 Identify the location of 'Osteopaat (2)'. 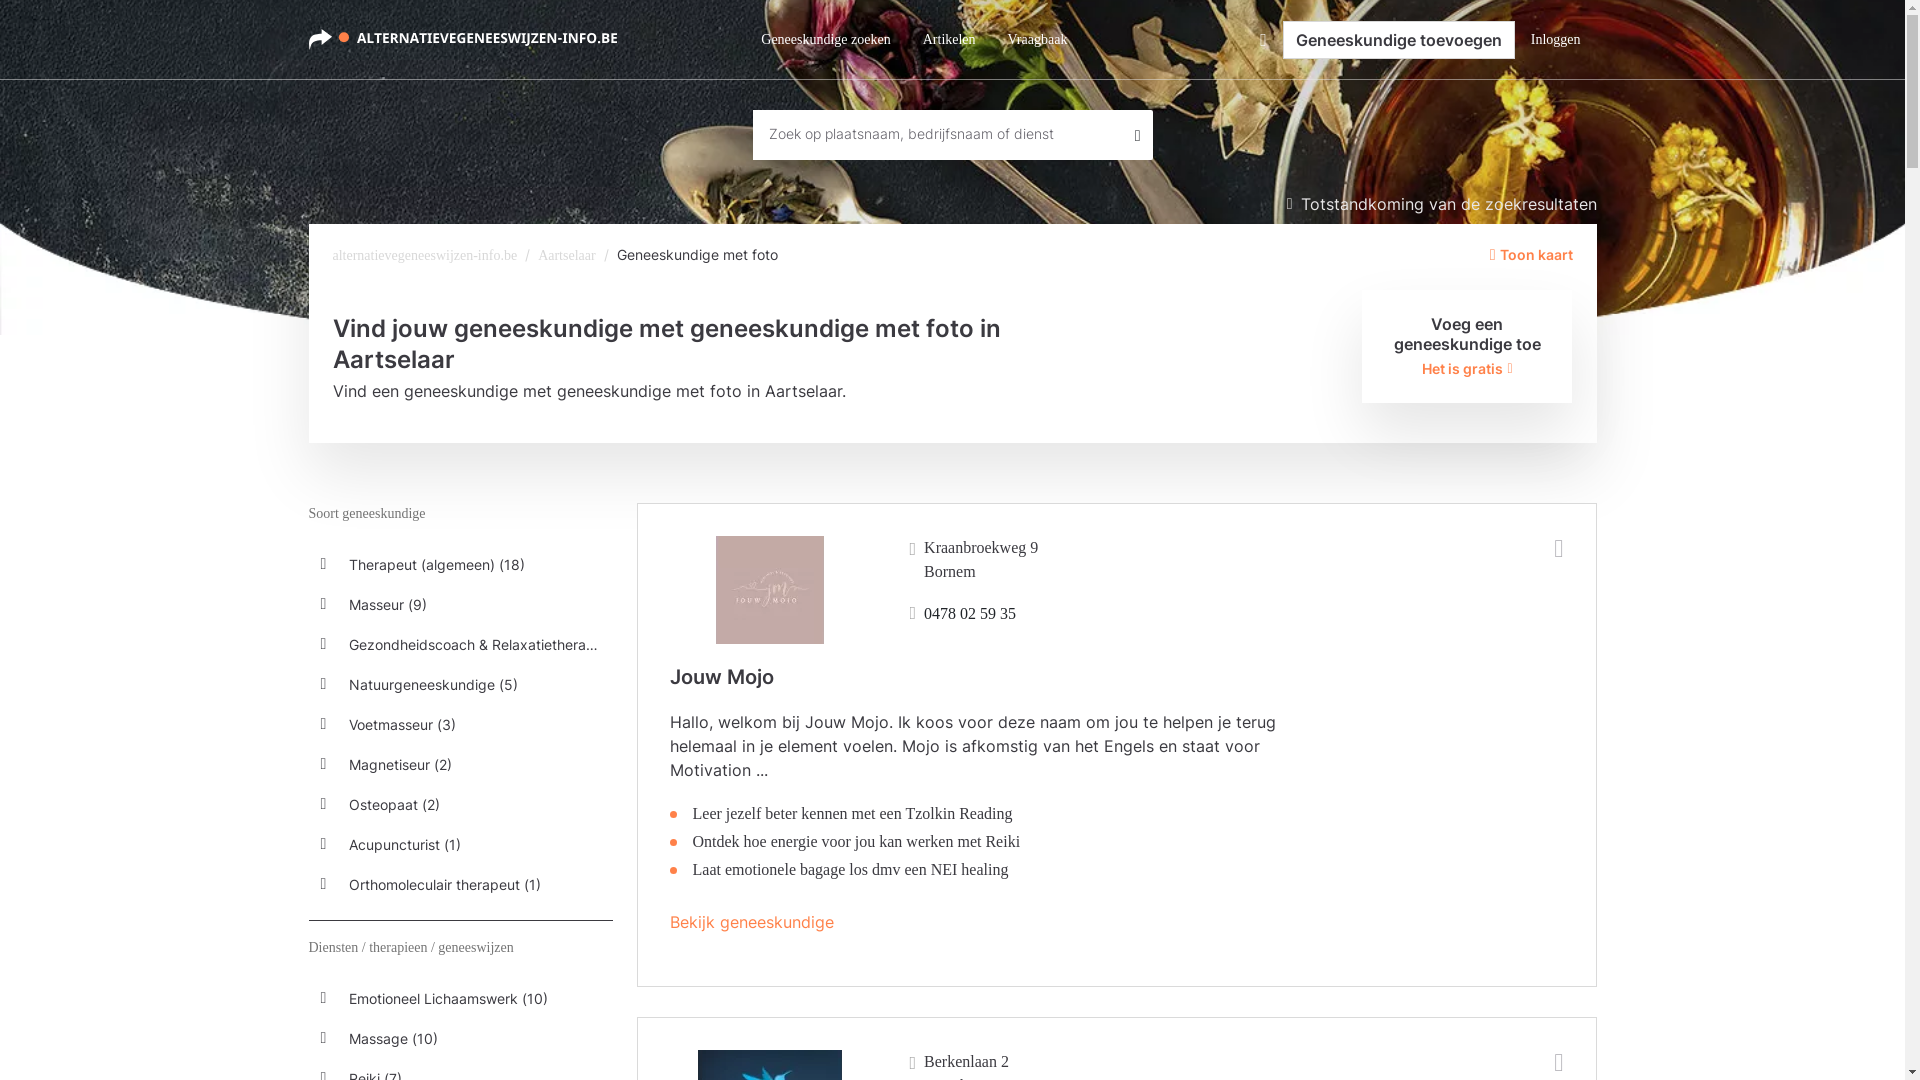
(459, 802).